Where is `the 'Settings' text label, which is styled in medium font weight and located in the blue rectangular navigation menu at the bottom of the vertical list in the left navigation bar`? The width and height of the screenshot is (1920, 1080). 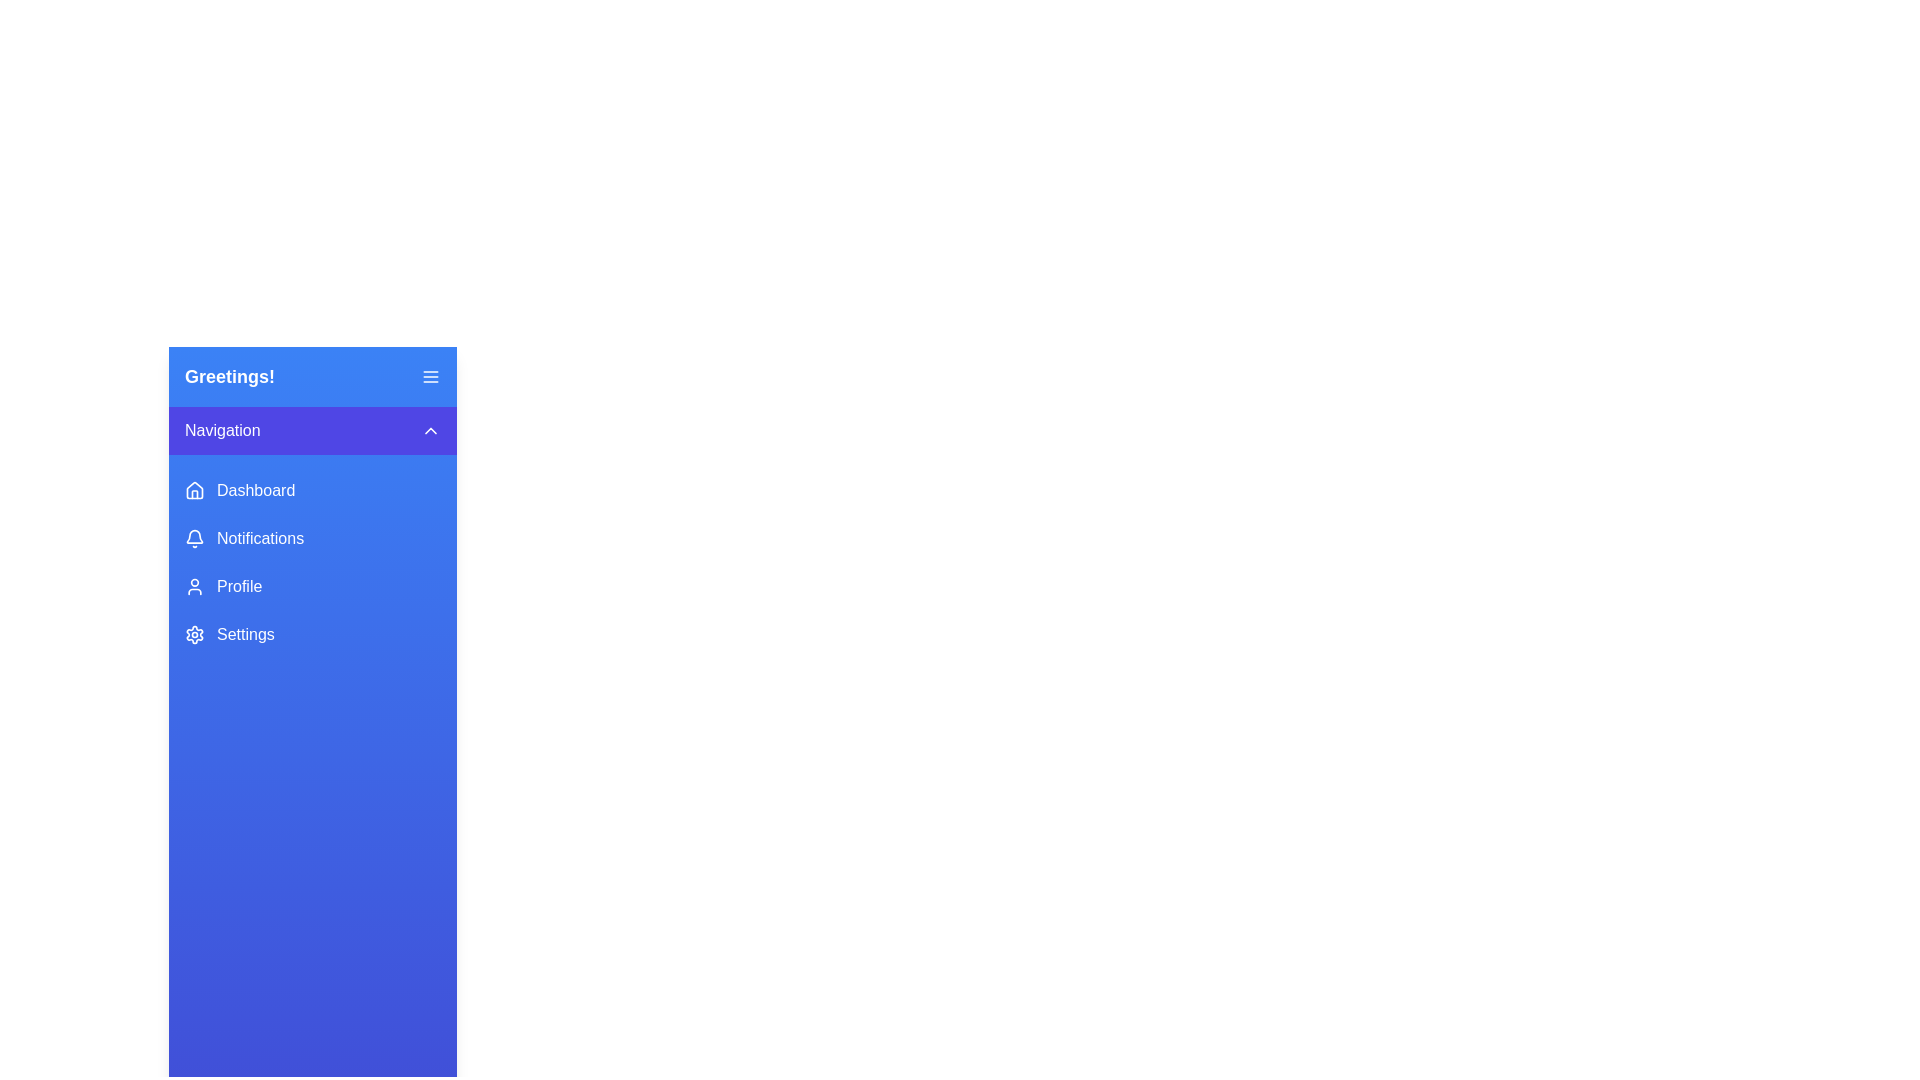 the 'Settings' text label, which is styled in medium font weight and located in the blue rectangular navigation menu at the bottom of the vertical list in the left navigation bar is located at coordinates (244, 635).